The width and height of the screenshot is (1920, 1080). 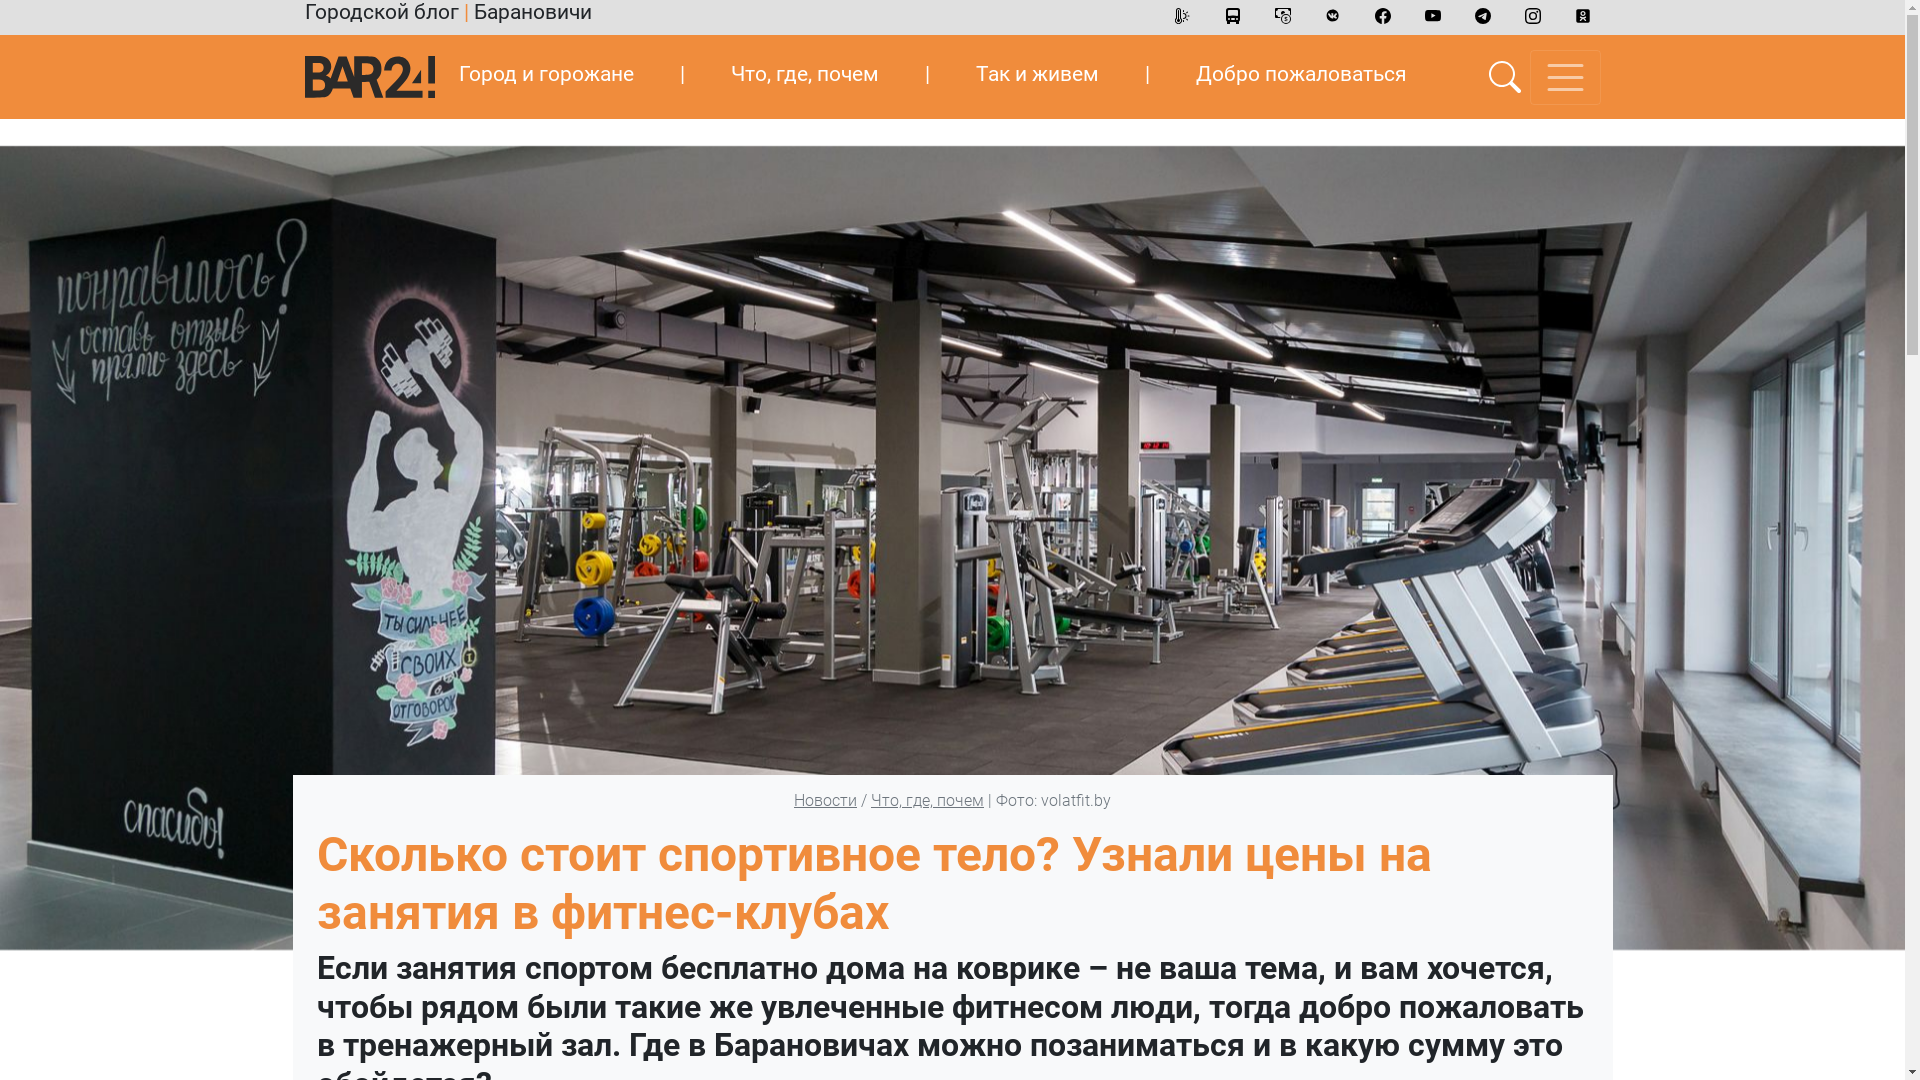 What do you see at coordinates (682, 73) in the screenshot?
I see `'|'` at bounding box center [682, 73].